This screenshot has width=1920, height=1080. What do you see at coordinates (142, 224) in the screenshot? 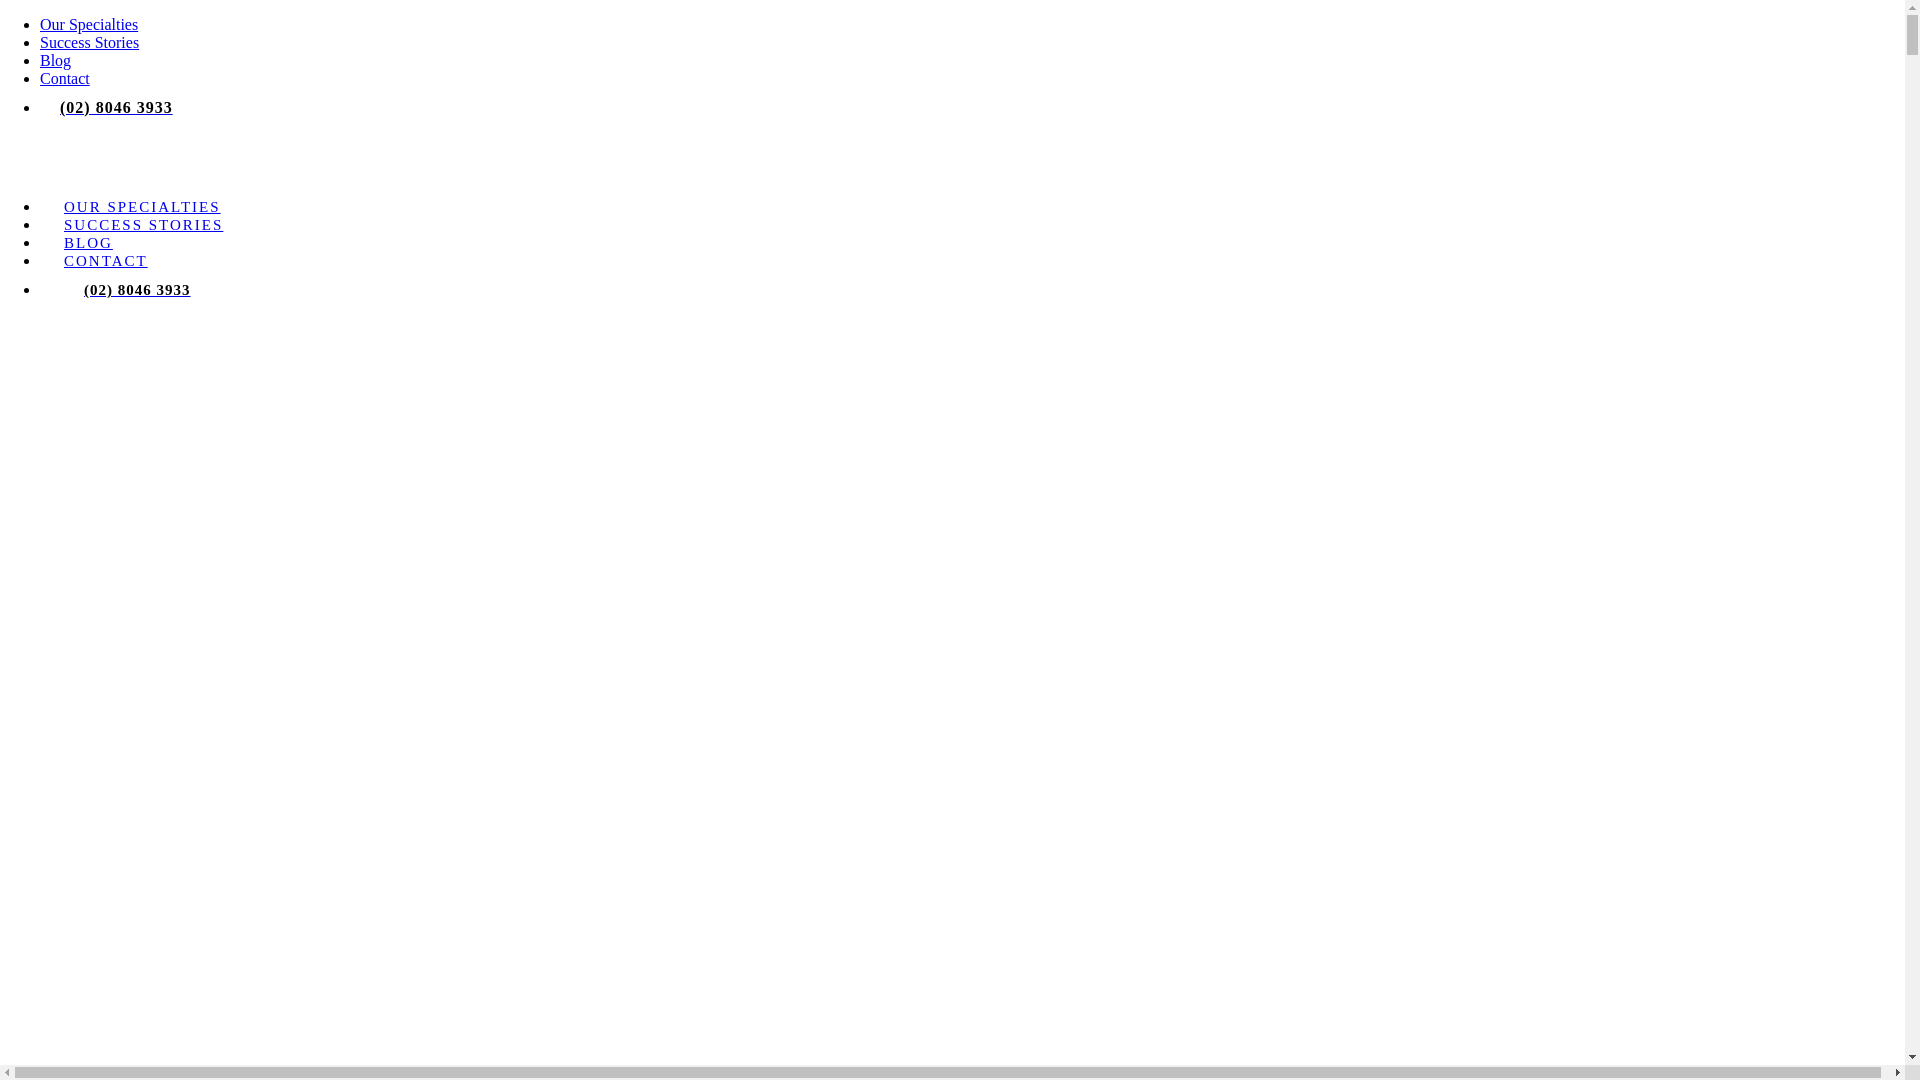
I see `'SUCCESS STORIES'` at bounding box center [142, 224].